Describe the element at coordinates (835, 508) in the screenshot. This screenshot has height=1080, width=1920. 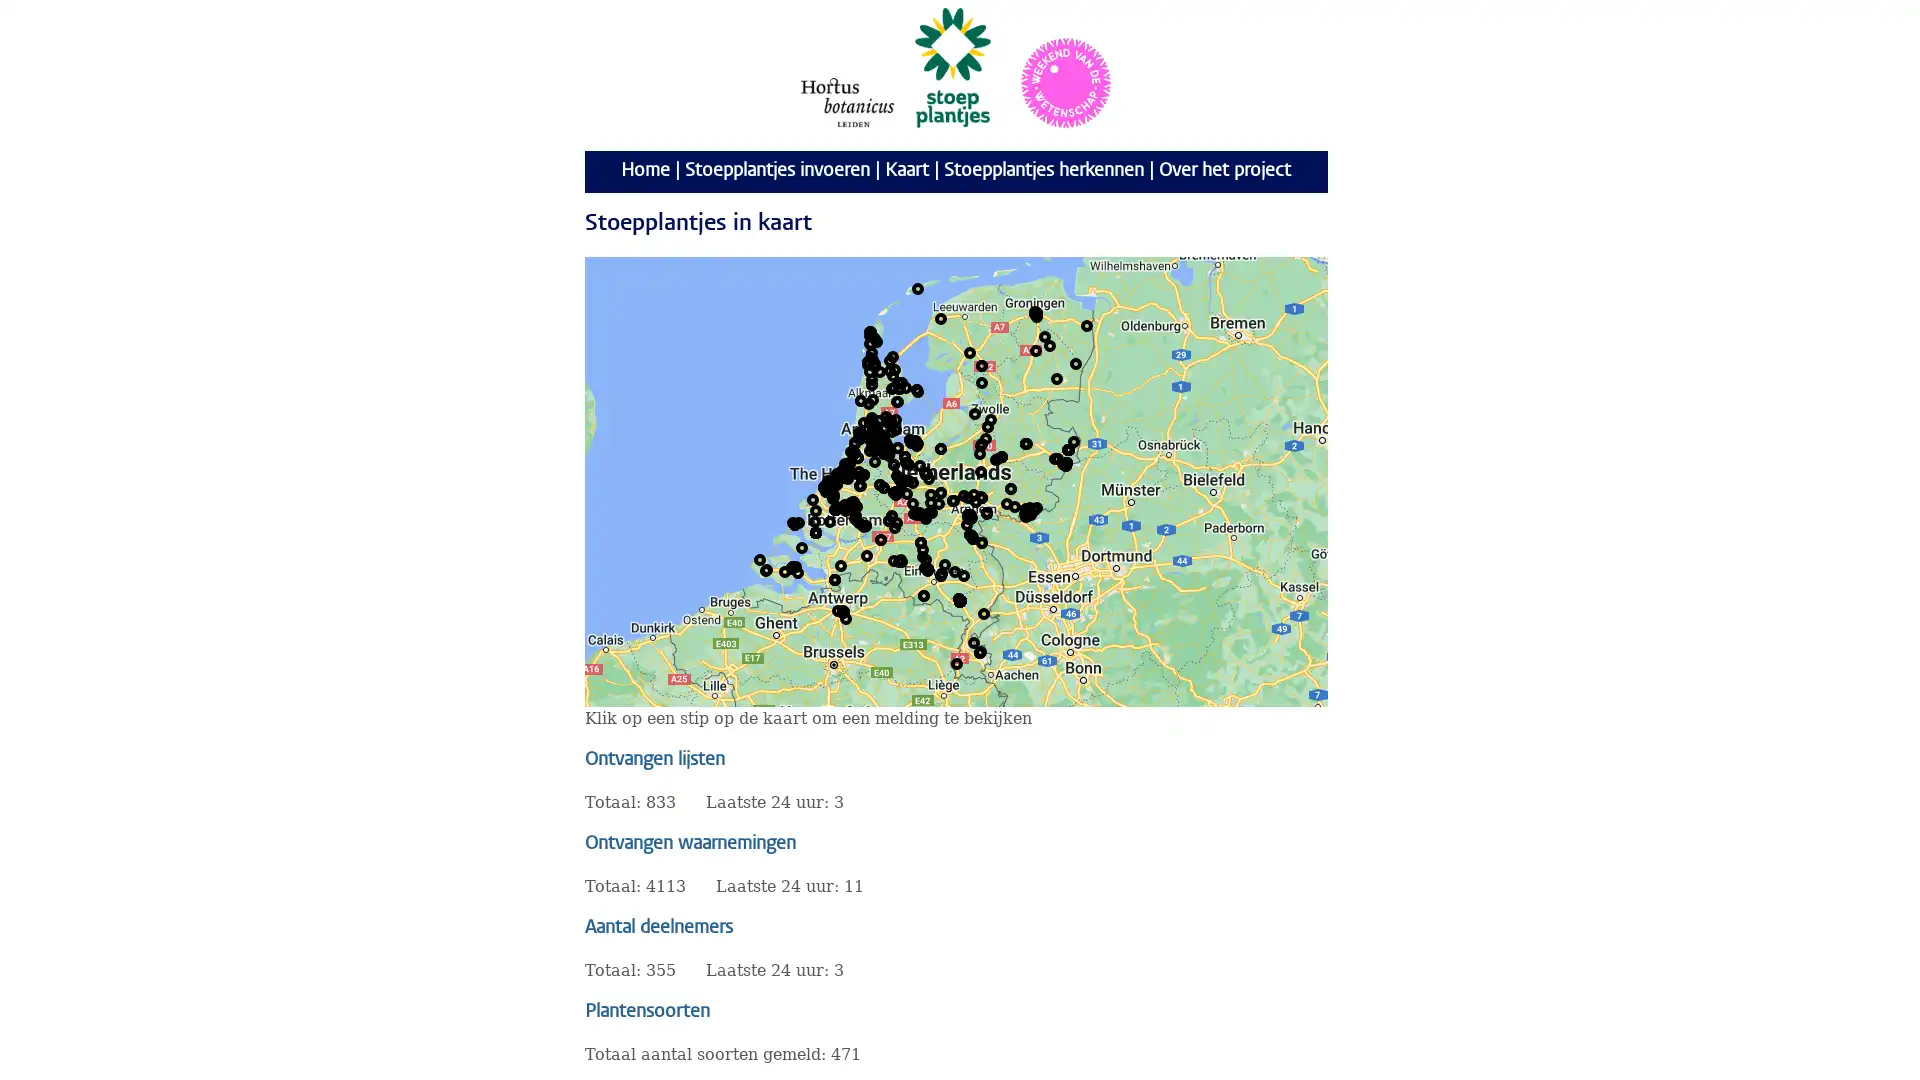
I see `Telling van AadJonkvorst op 21 maart 2022` at that location.